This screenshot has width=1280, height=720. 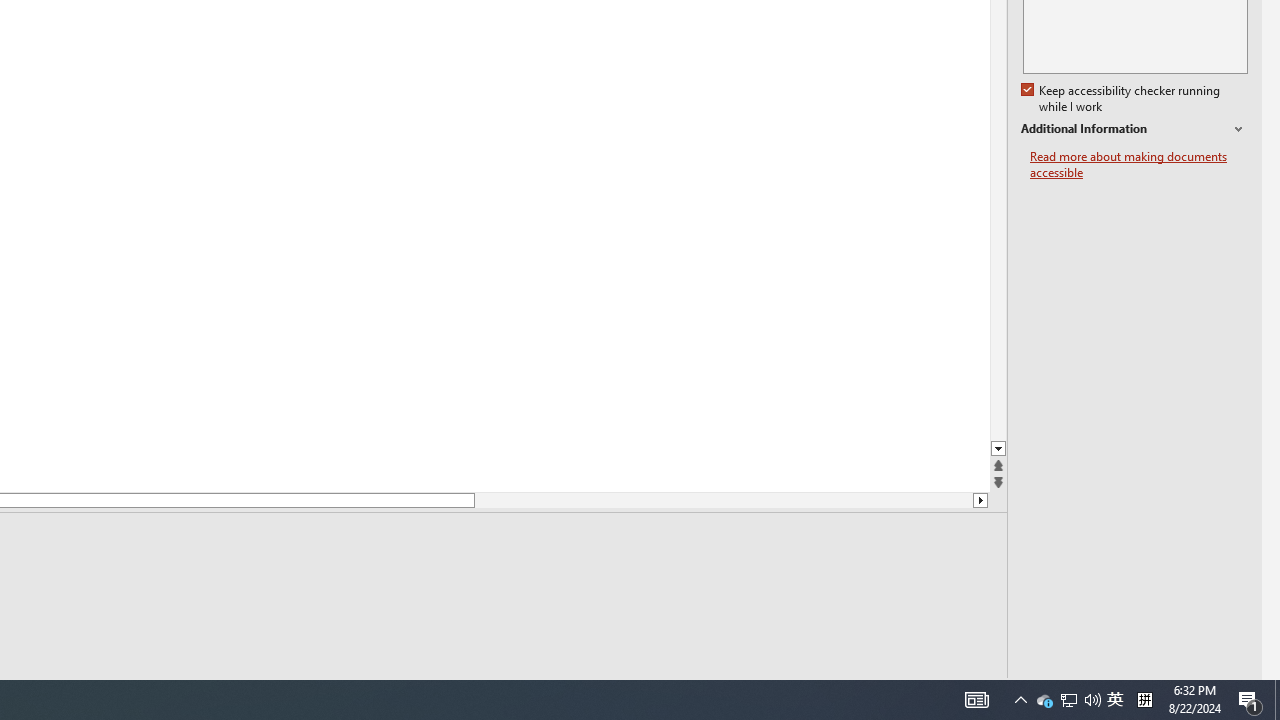 What do you see at coordinates (1114, 698) in the screenshot?
I see `'User Promoted Notification Area'` at bounding box center [1114, 698].